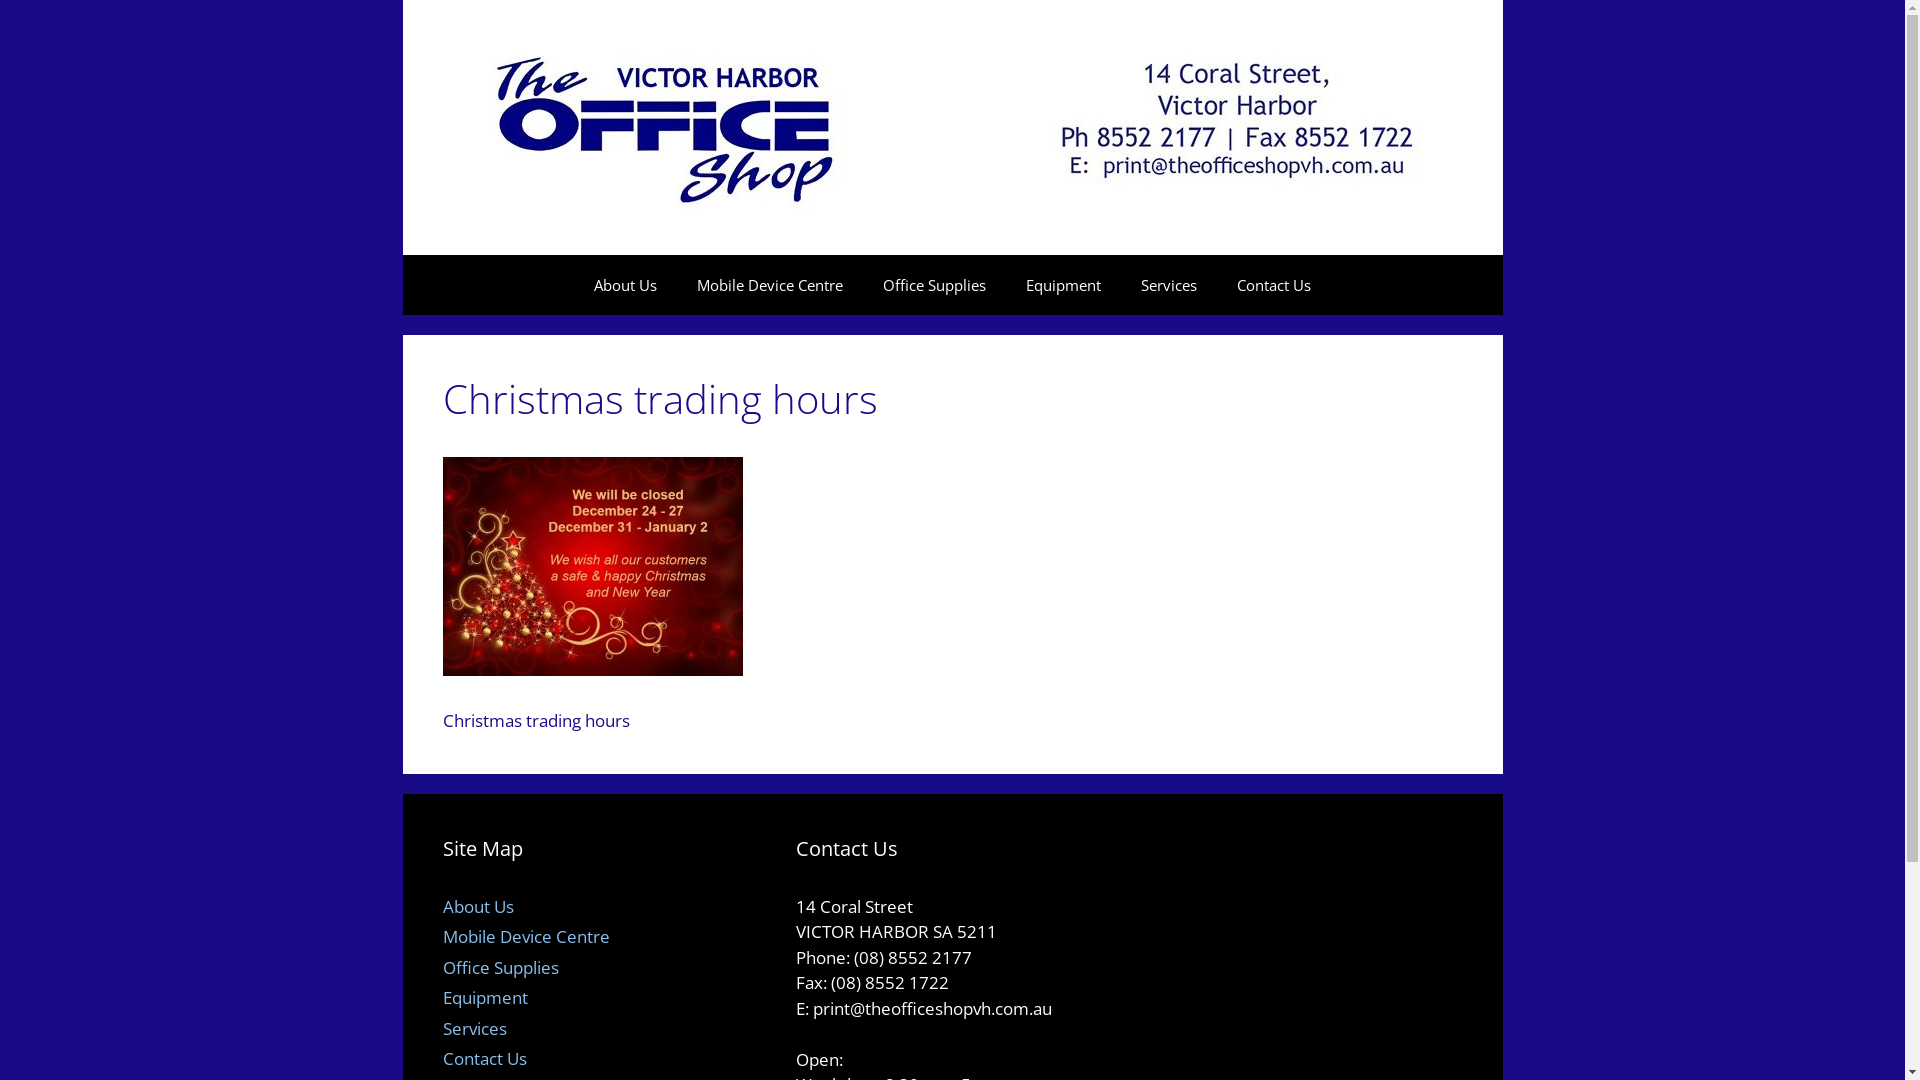 Image resolution: width=1920 pixels, height=1080 pixels. Describe the element at coordinates (499, 966) in the screenshot. I see `'Office Supplies'` at that location.